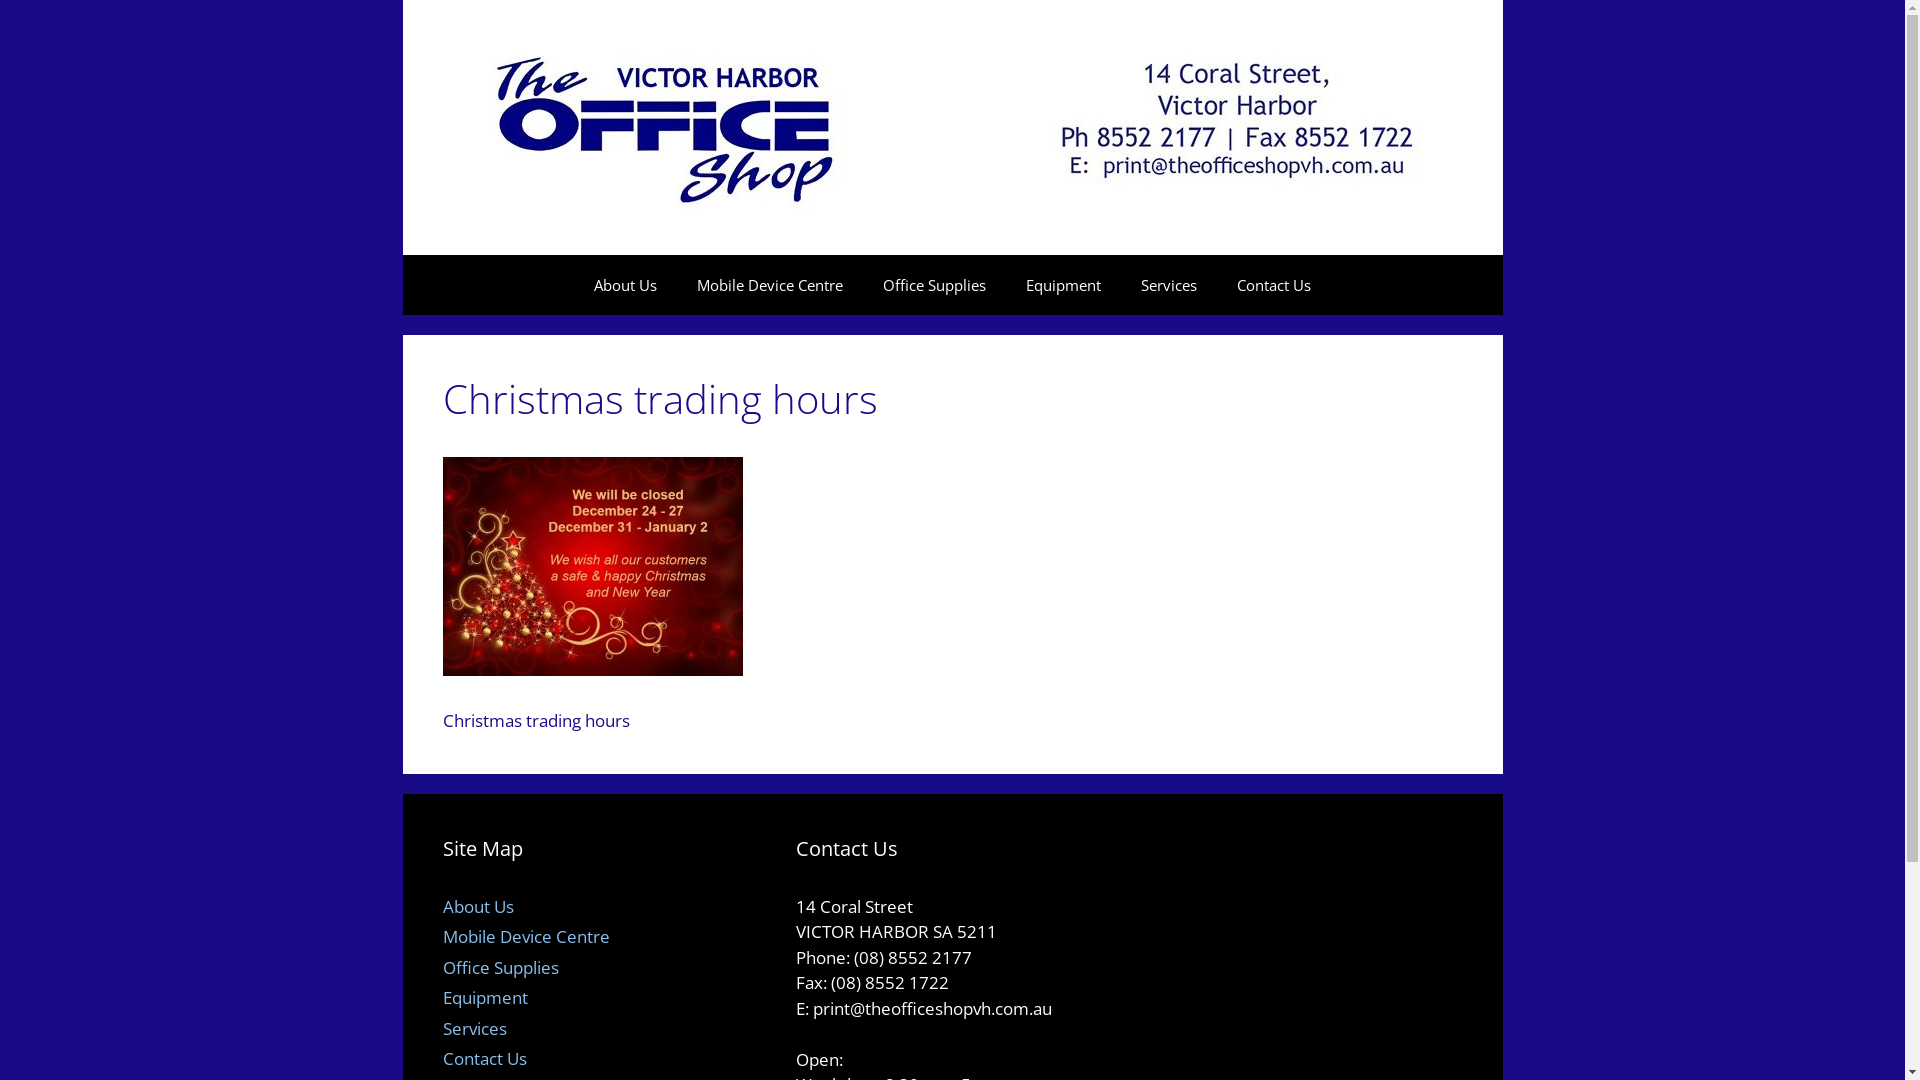 Image resolution: width=1920 pixels, height=1080 pixels. Describe the element at coordinates (499, 966) in the screenshot. I see `'Office Supplies'` at that location.